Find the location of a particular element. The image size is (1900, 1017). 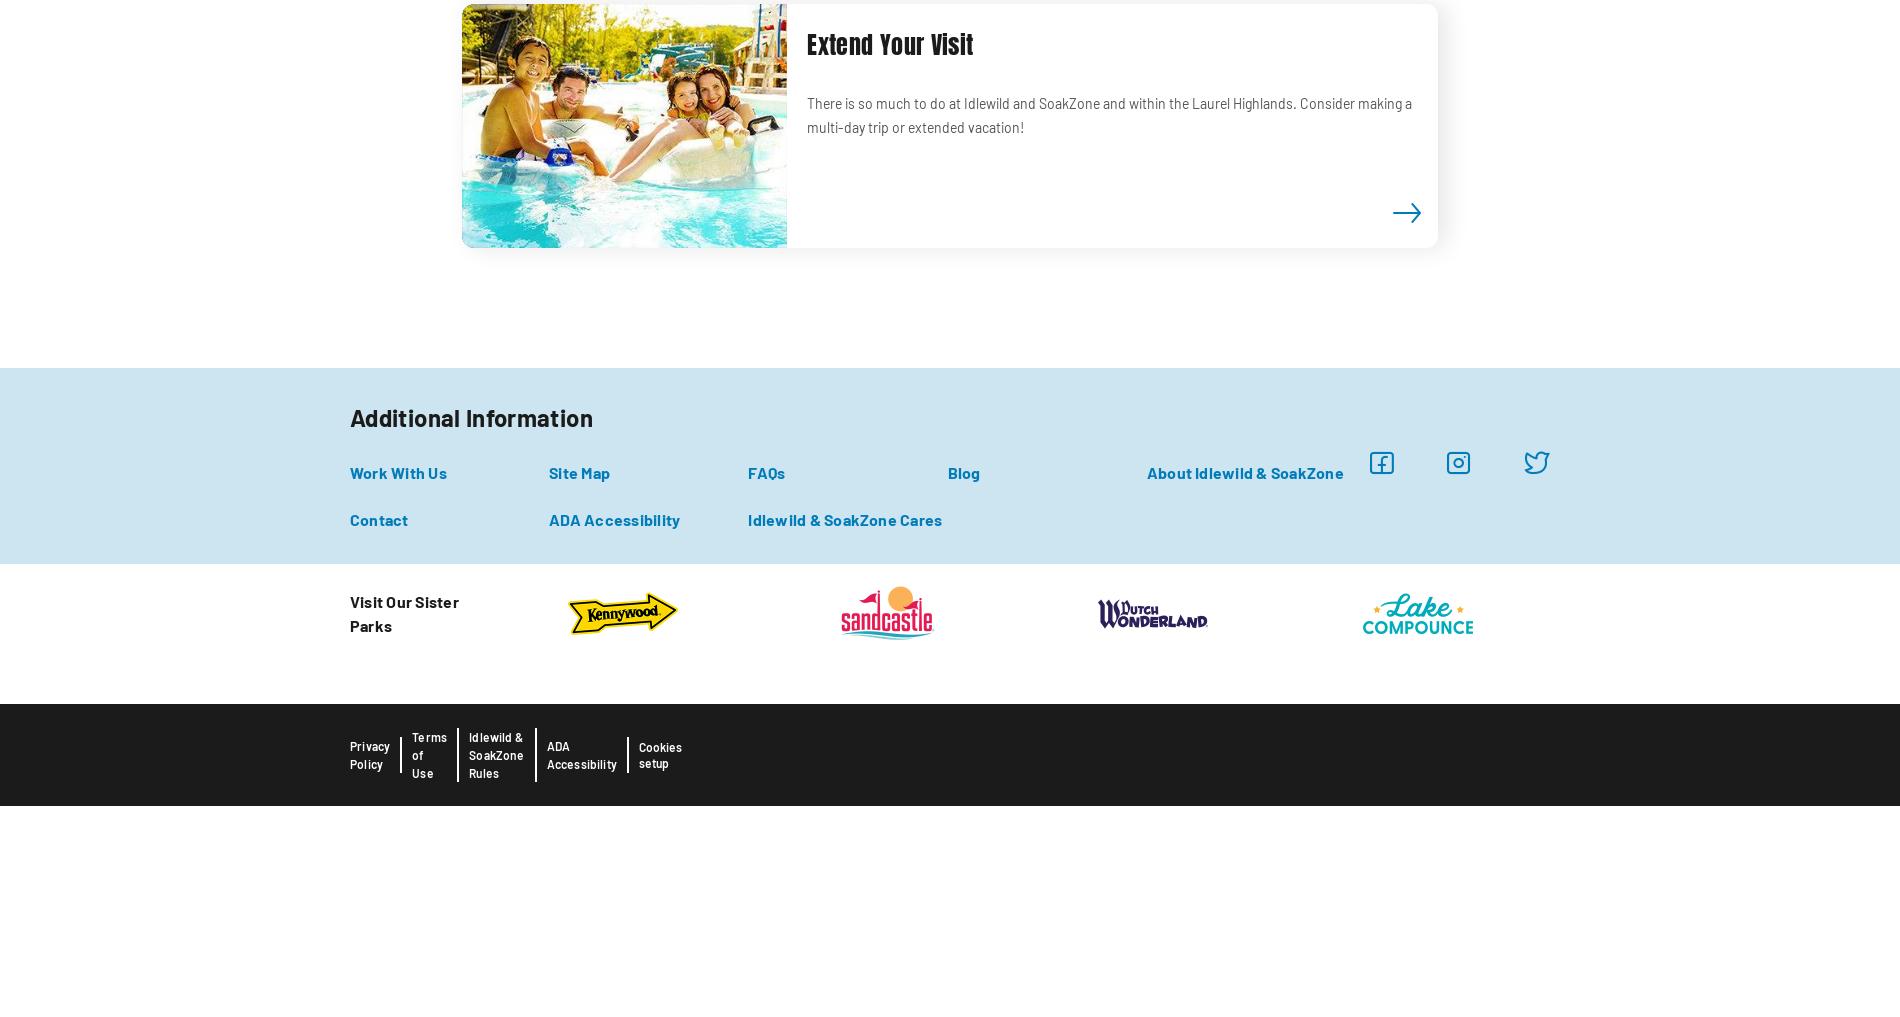

'FAQs' is located at coordinates (765, 470).